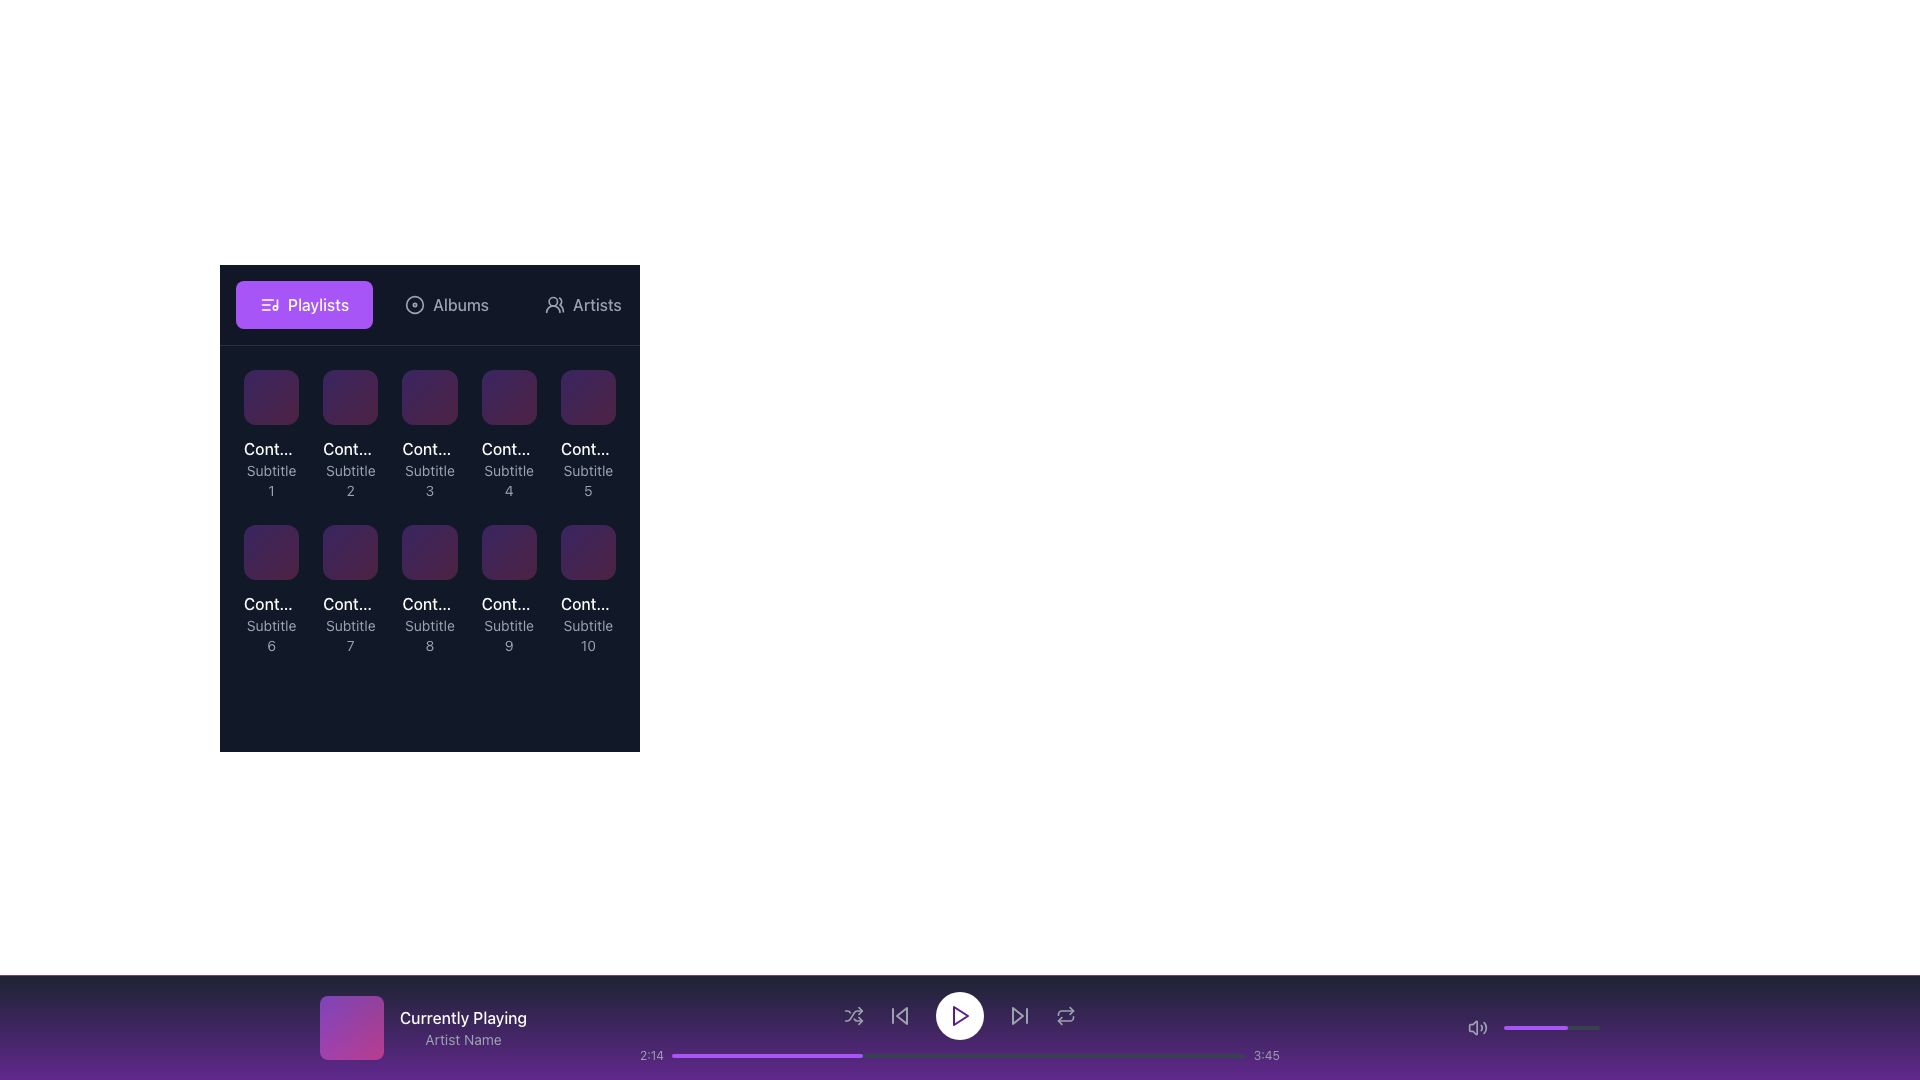 The height and width of the screenshot is (1080, 1920). I want to click on progress, so click(809, 1055).